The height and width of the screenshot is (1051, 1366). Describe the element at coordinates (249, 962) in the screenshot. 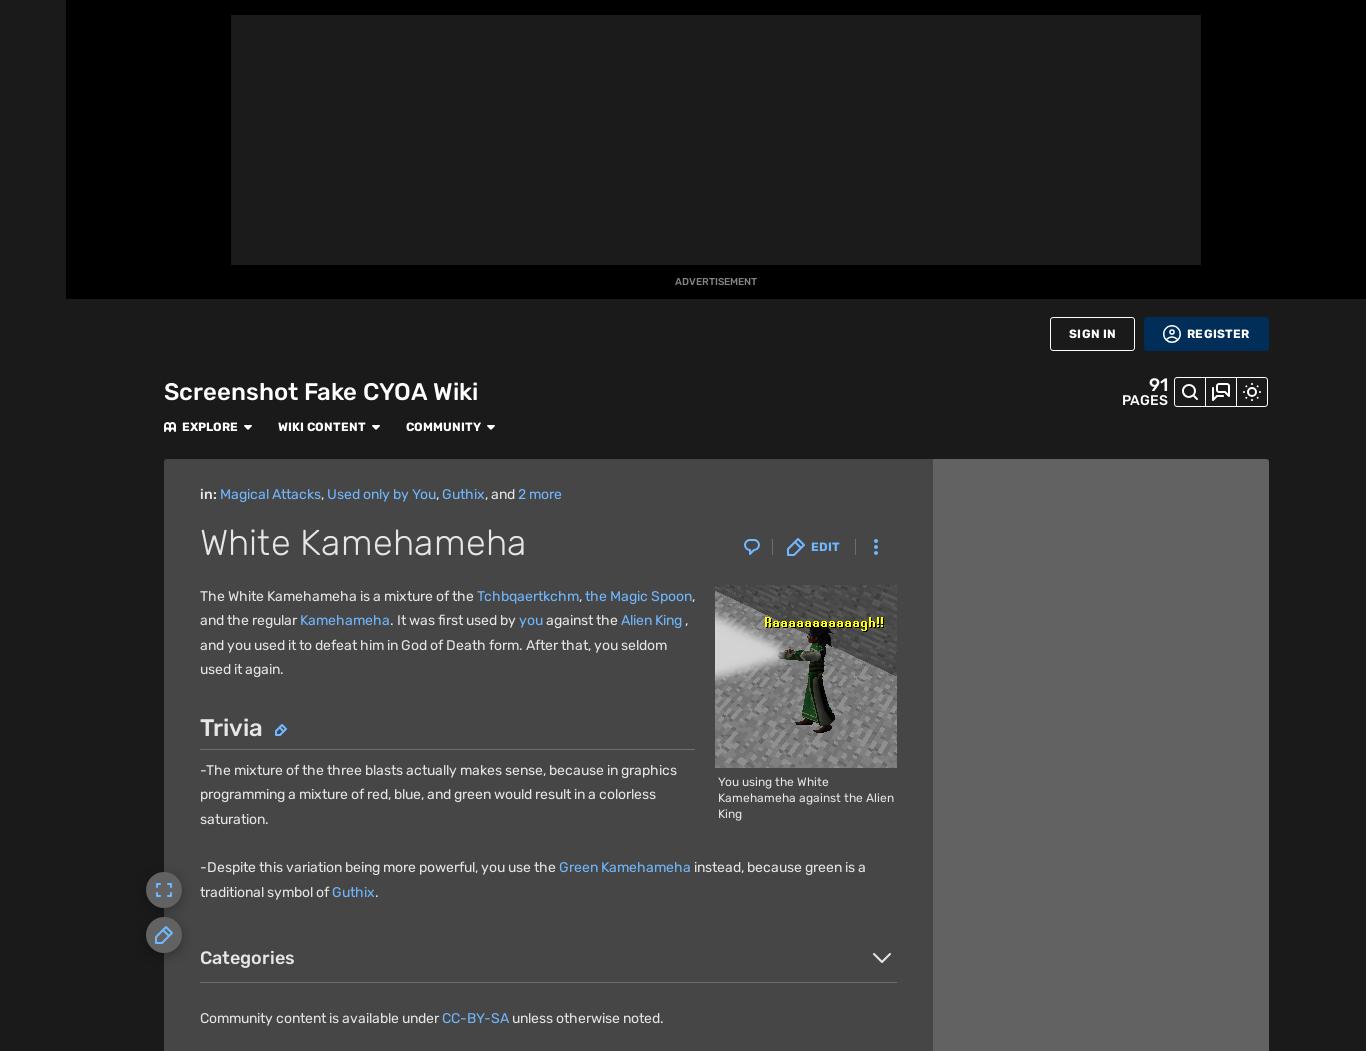

I see `'Fandom'` at that location.